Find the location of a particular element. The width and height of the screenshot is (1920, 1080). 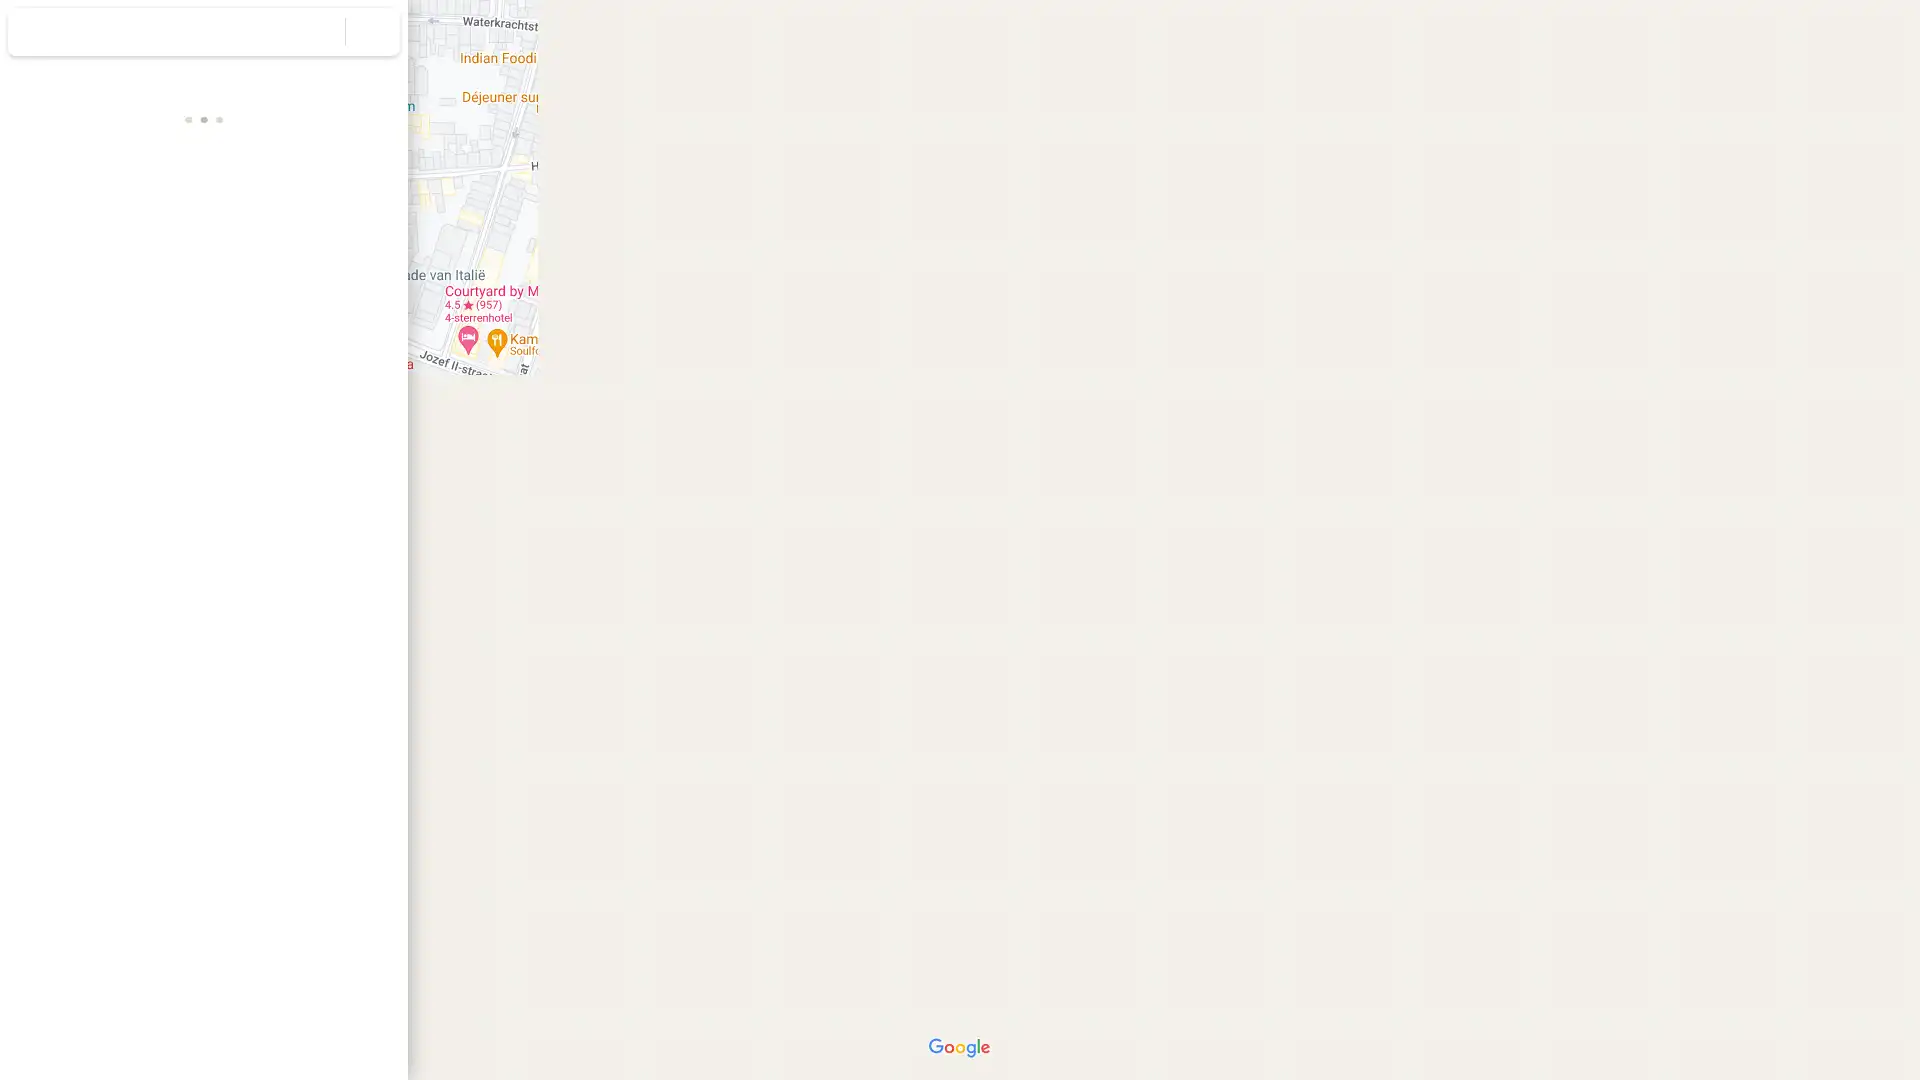

Meer informatie over Plus Codes is located at coordinates (383, 493).